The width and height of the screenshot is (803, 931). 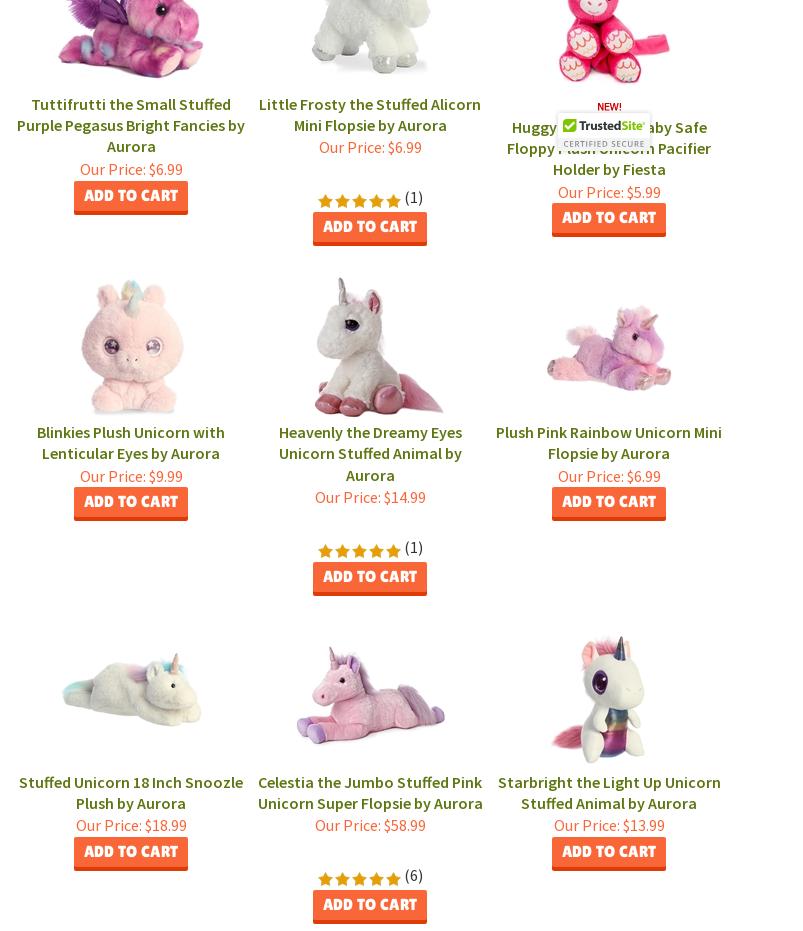 What do you see at coordinates (130, 441) in the screenshot?
I see `'Blinkies Plush Unicorn with Lenticular Eyes by Aurora'` at bounding box center [130, 441].